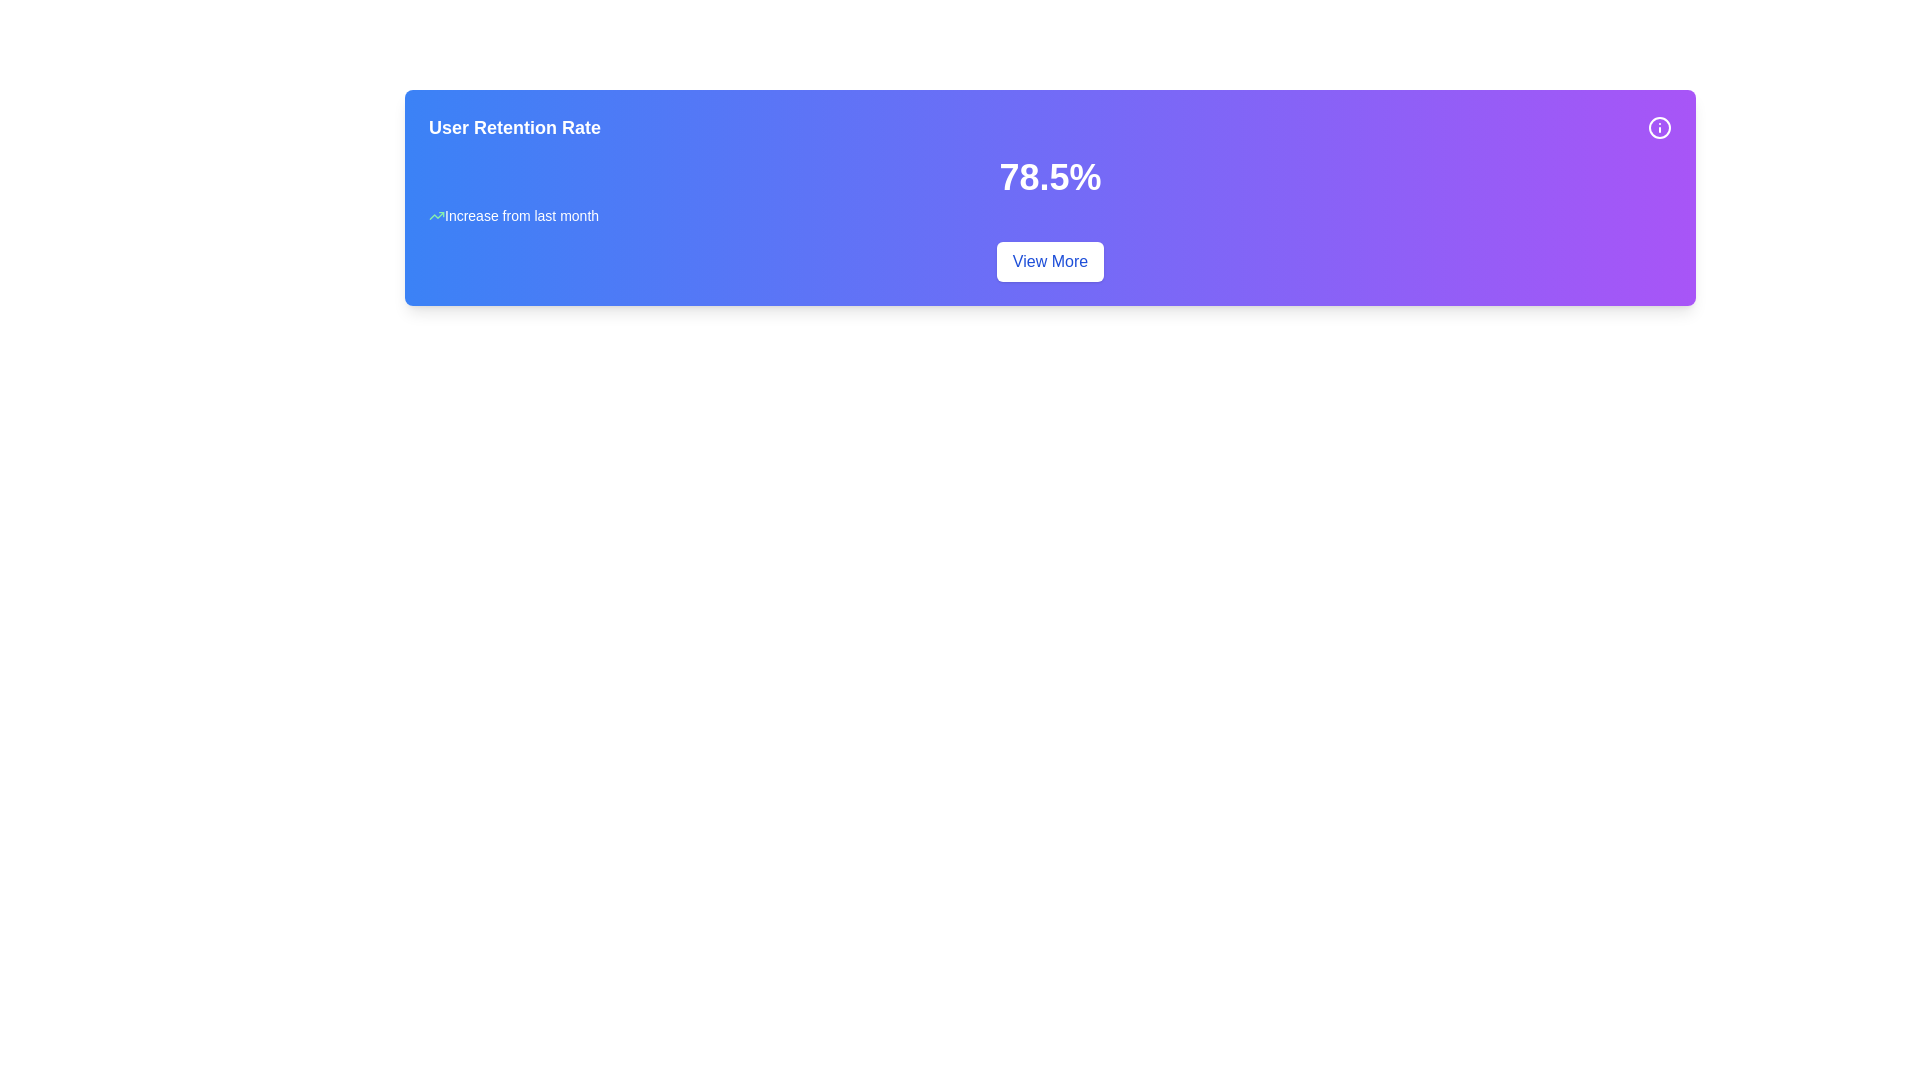  What do you see at coordinates (1049, 192) in the screenshot?
I see `the text-based informational UI component that displays the user retention rate of '78.5%' with a note 'Increase from last month'` at bounding box center [1049, 192].